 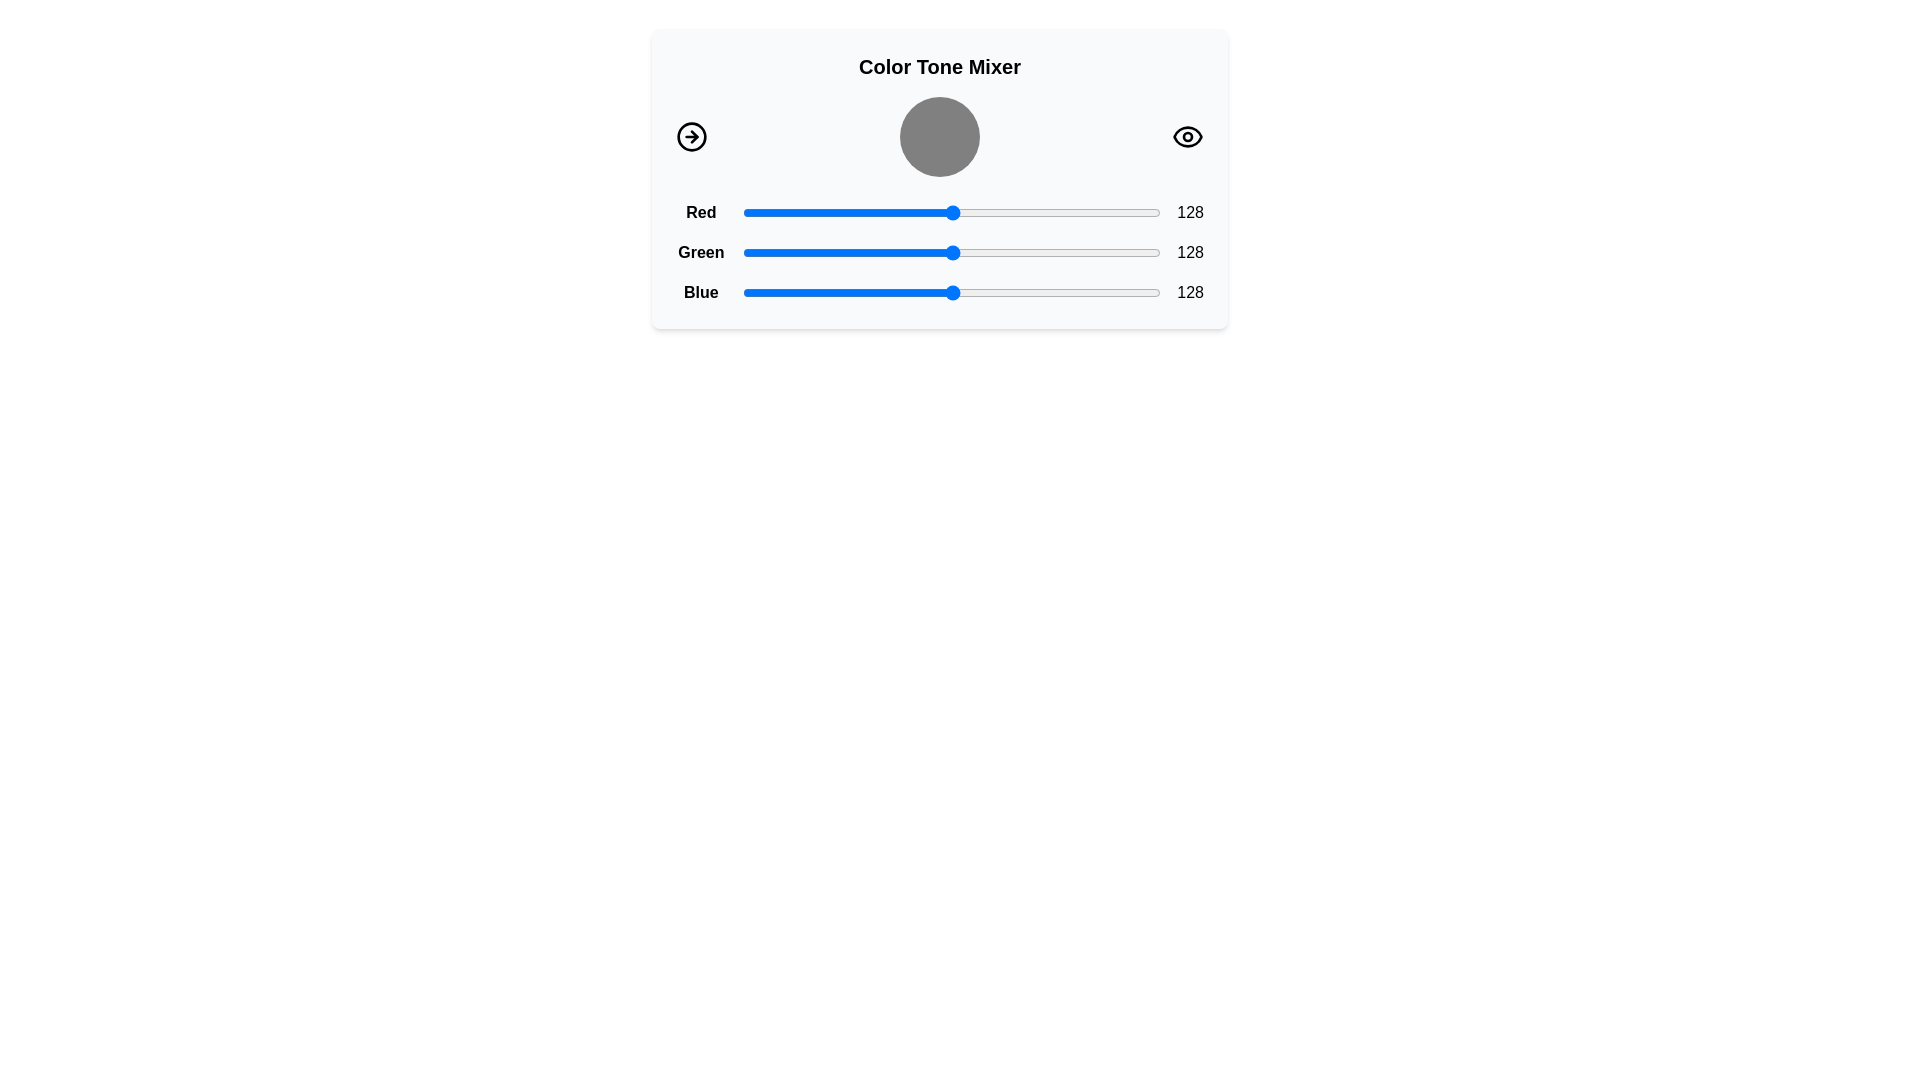 I want to click on green color intensity, so click(x=1121, y=252).